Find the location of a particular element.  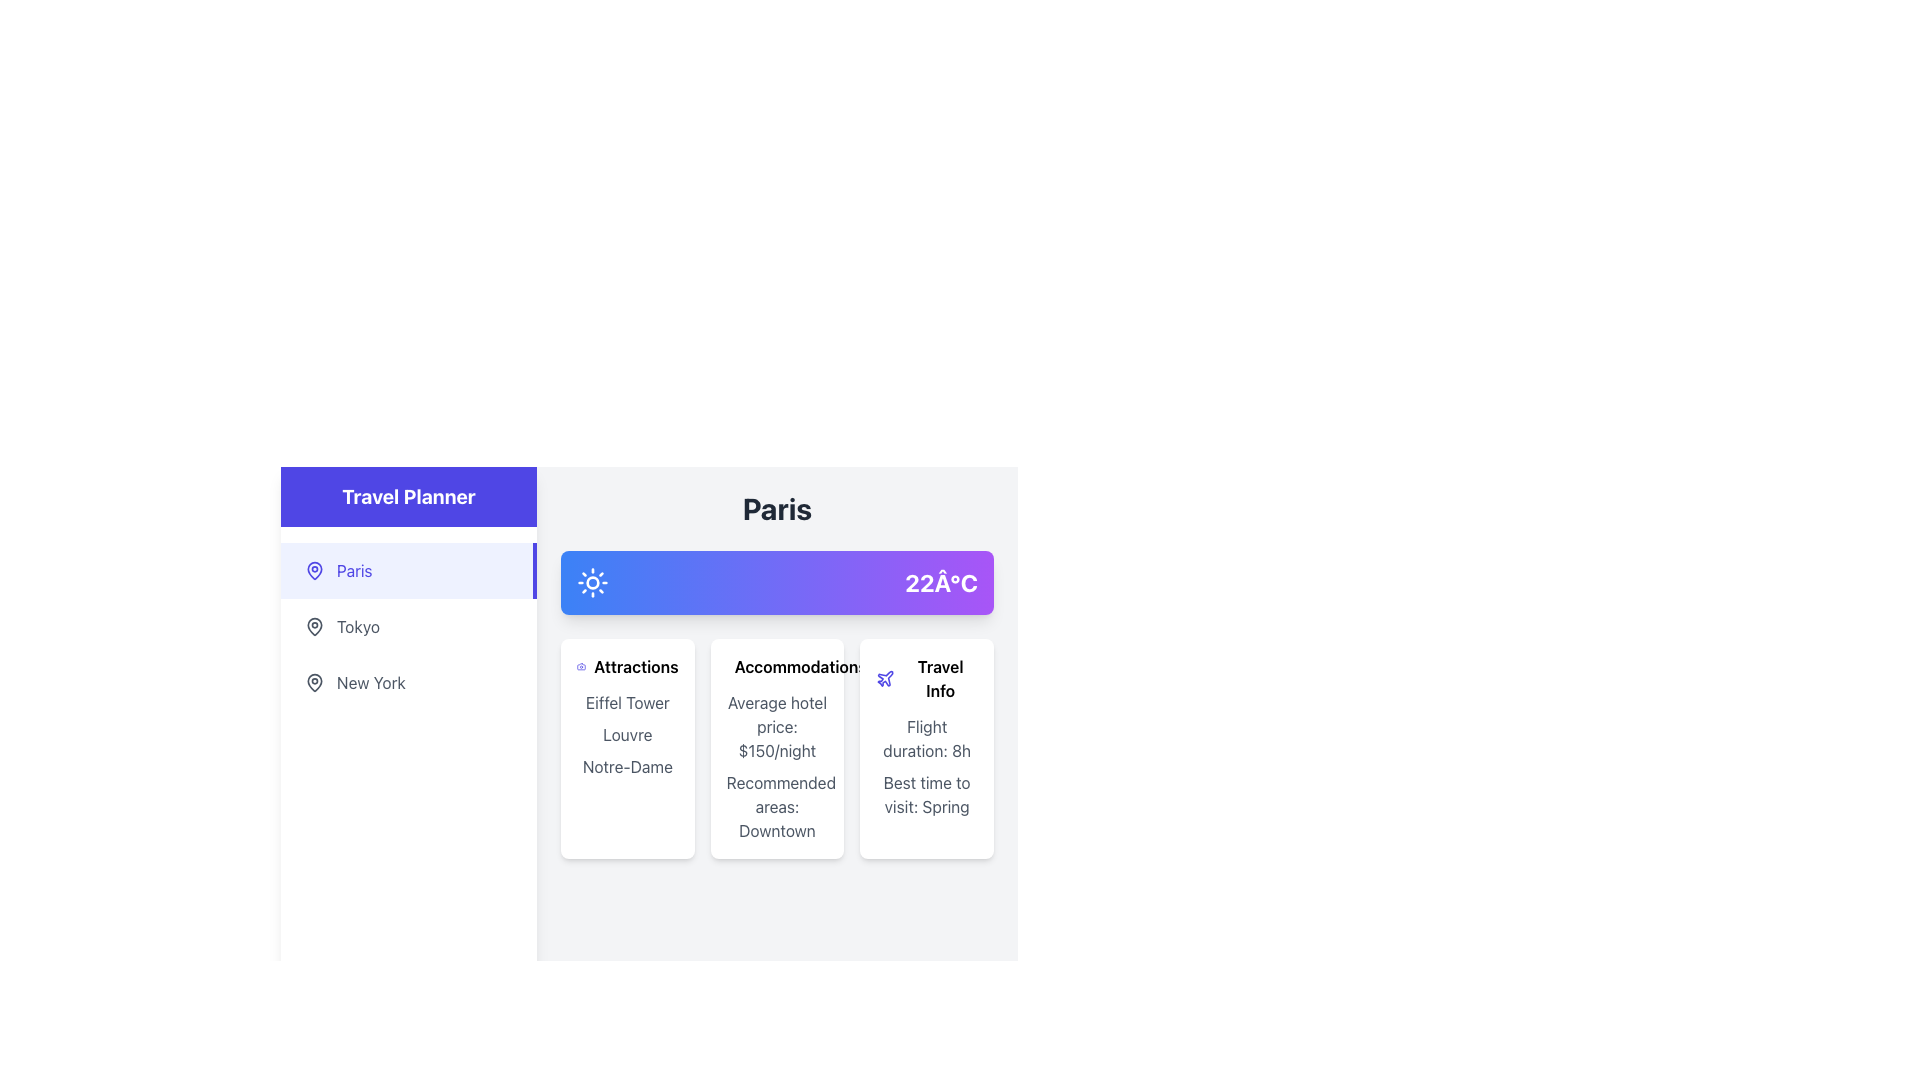

the 'Attractions' TextLabel with Icon, which features a camera symbol in indigo color is located at coordinates (626, 667).